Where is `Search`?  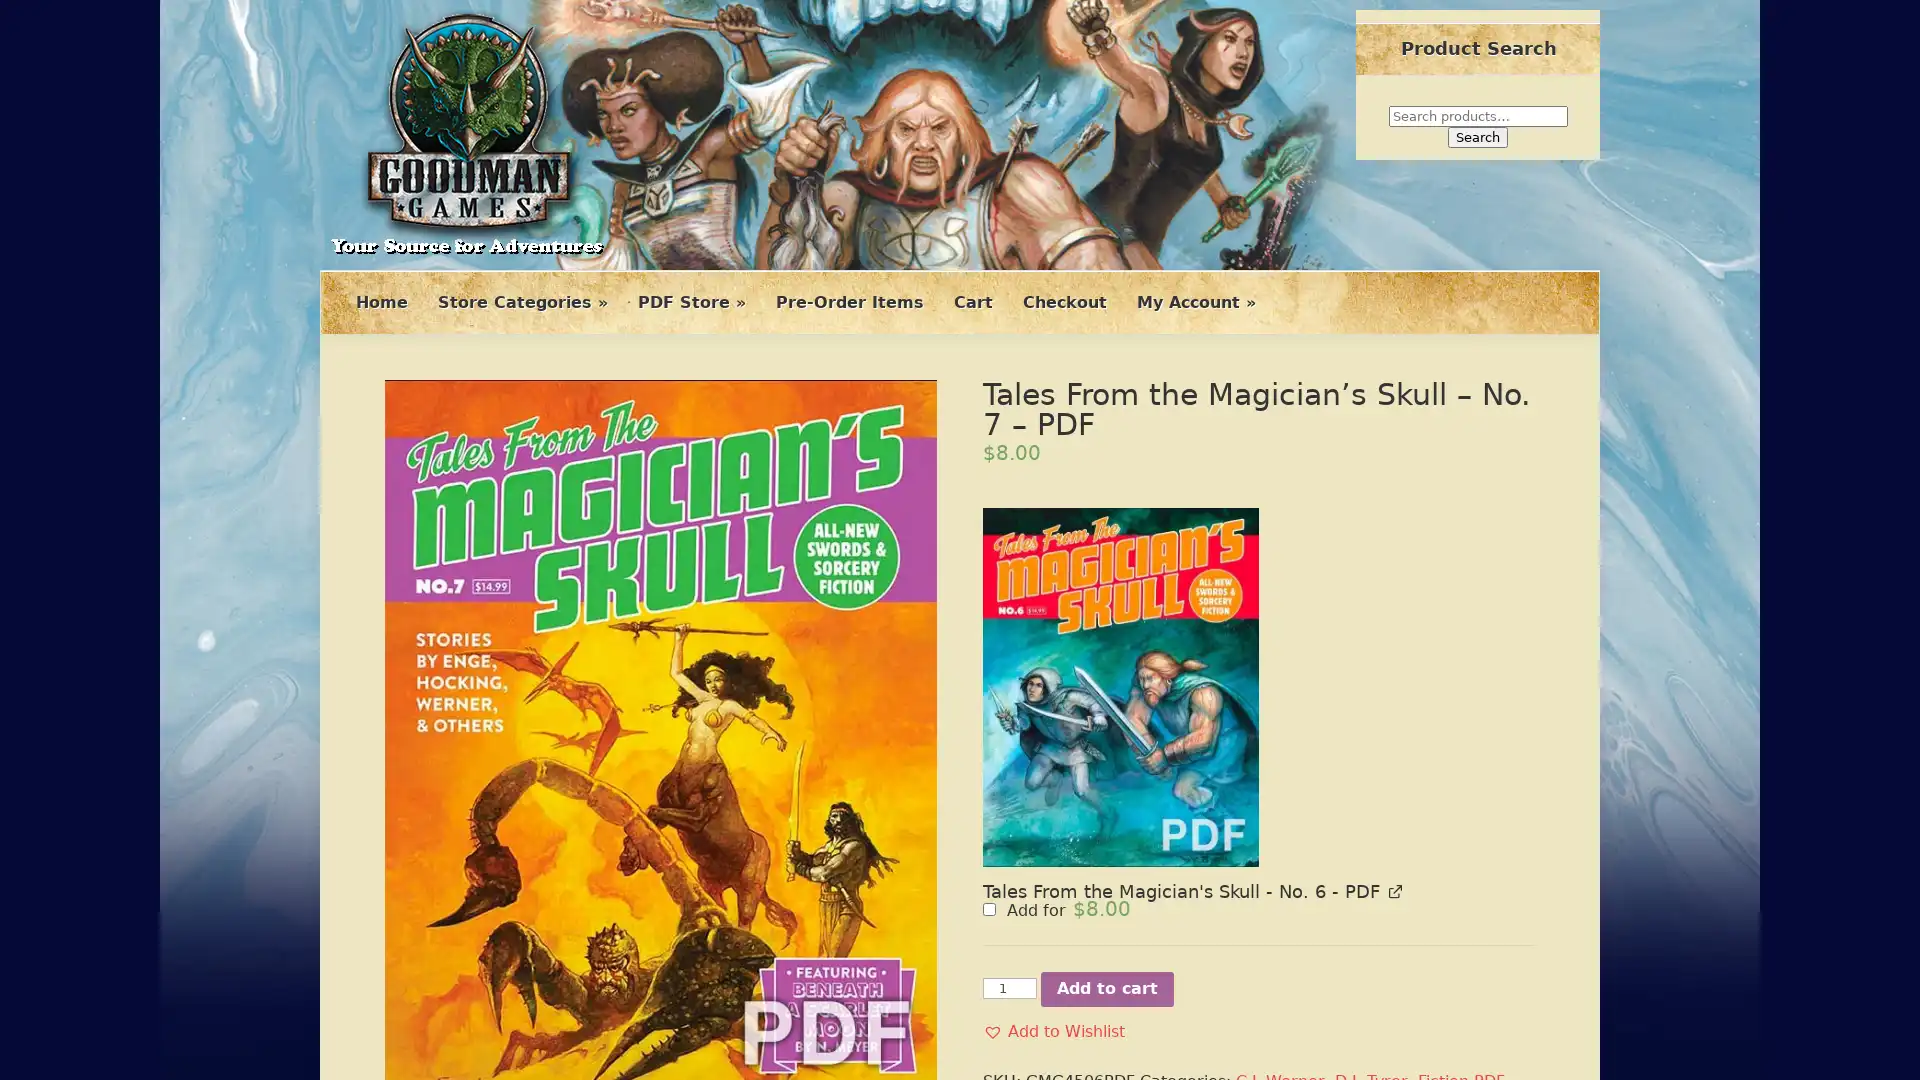
Search is located at coordinates (1478, 136).